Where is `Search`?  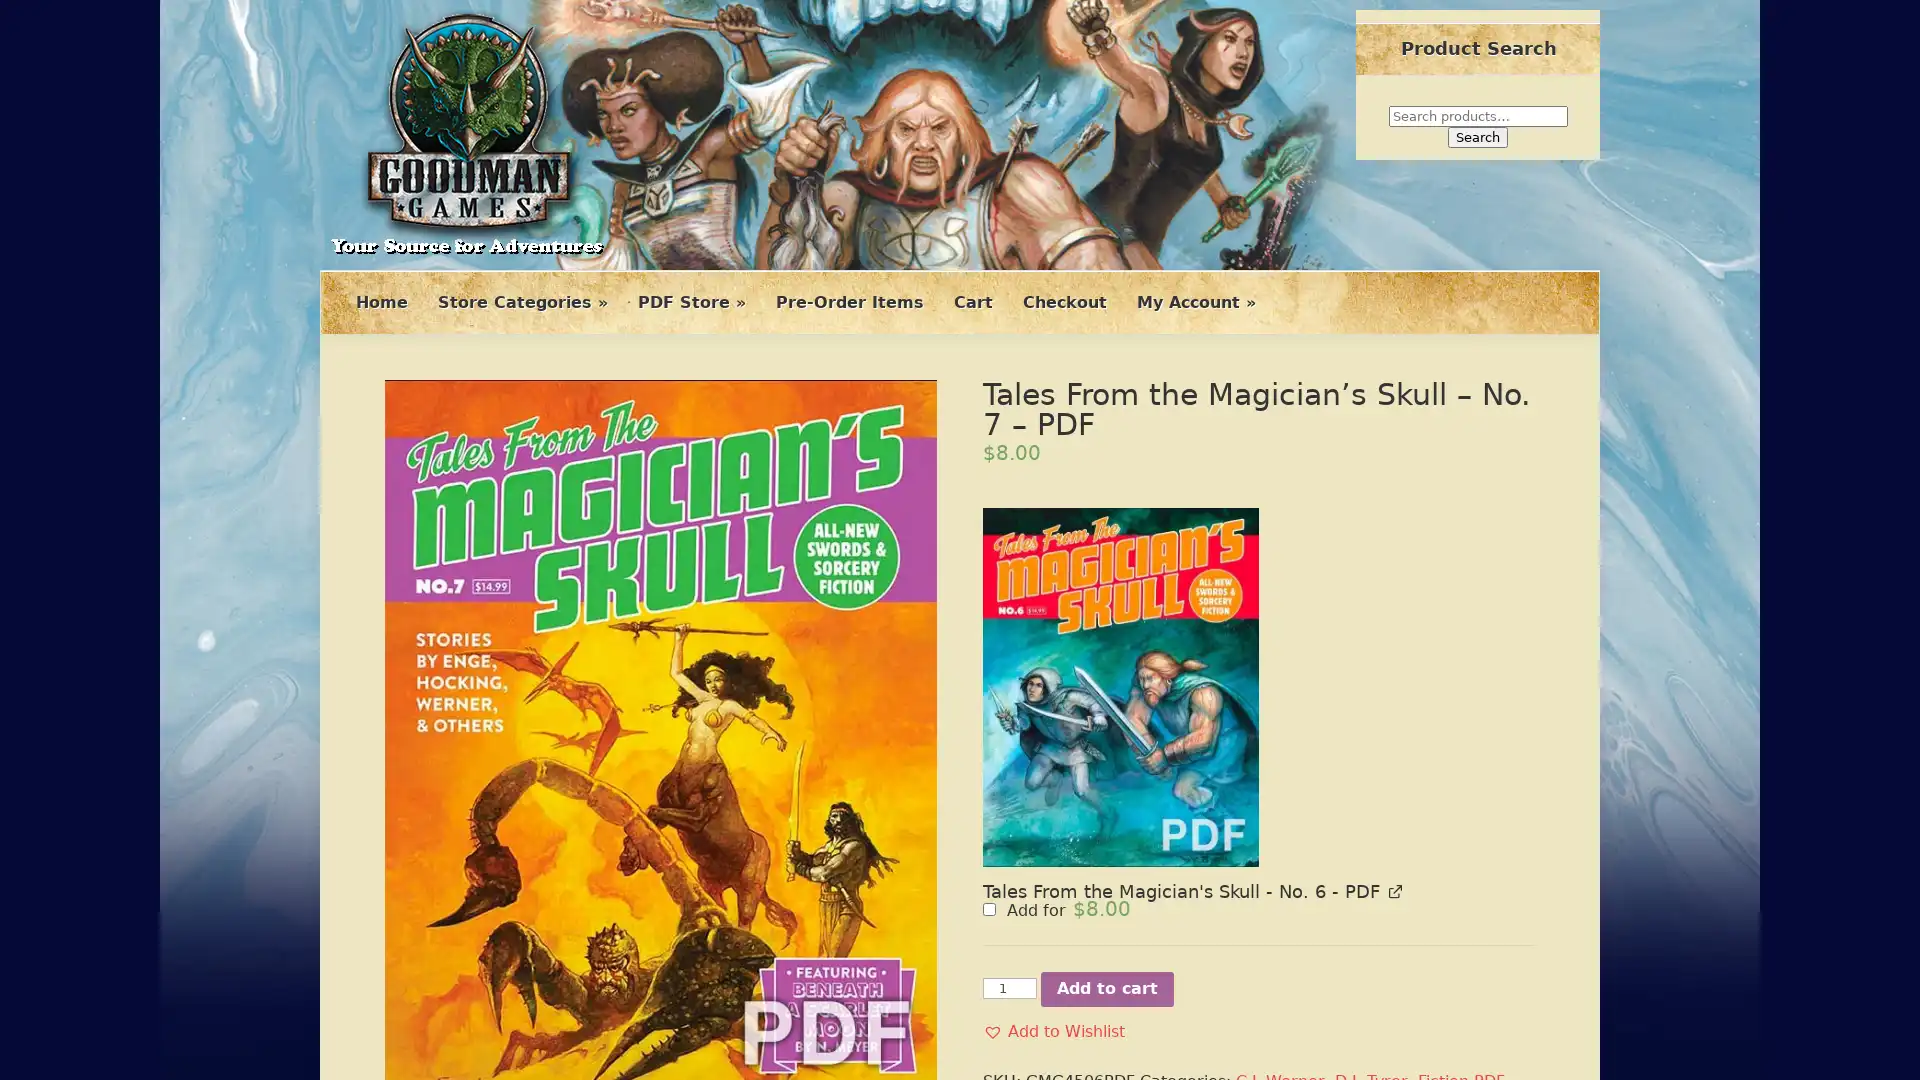
Search is located at coordinates (1478, 136).